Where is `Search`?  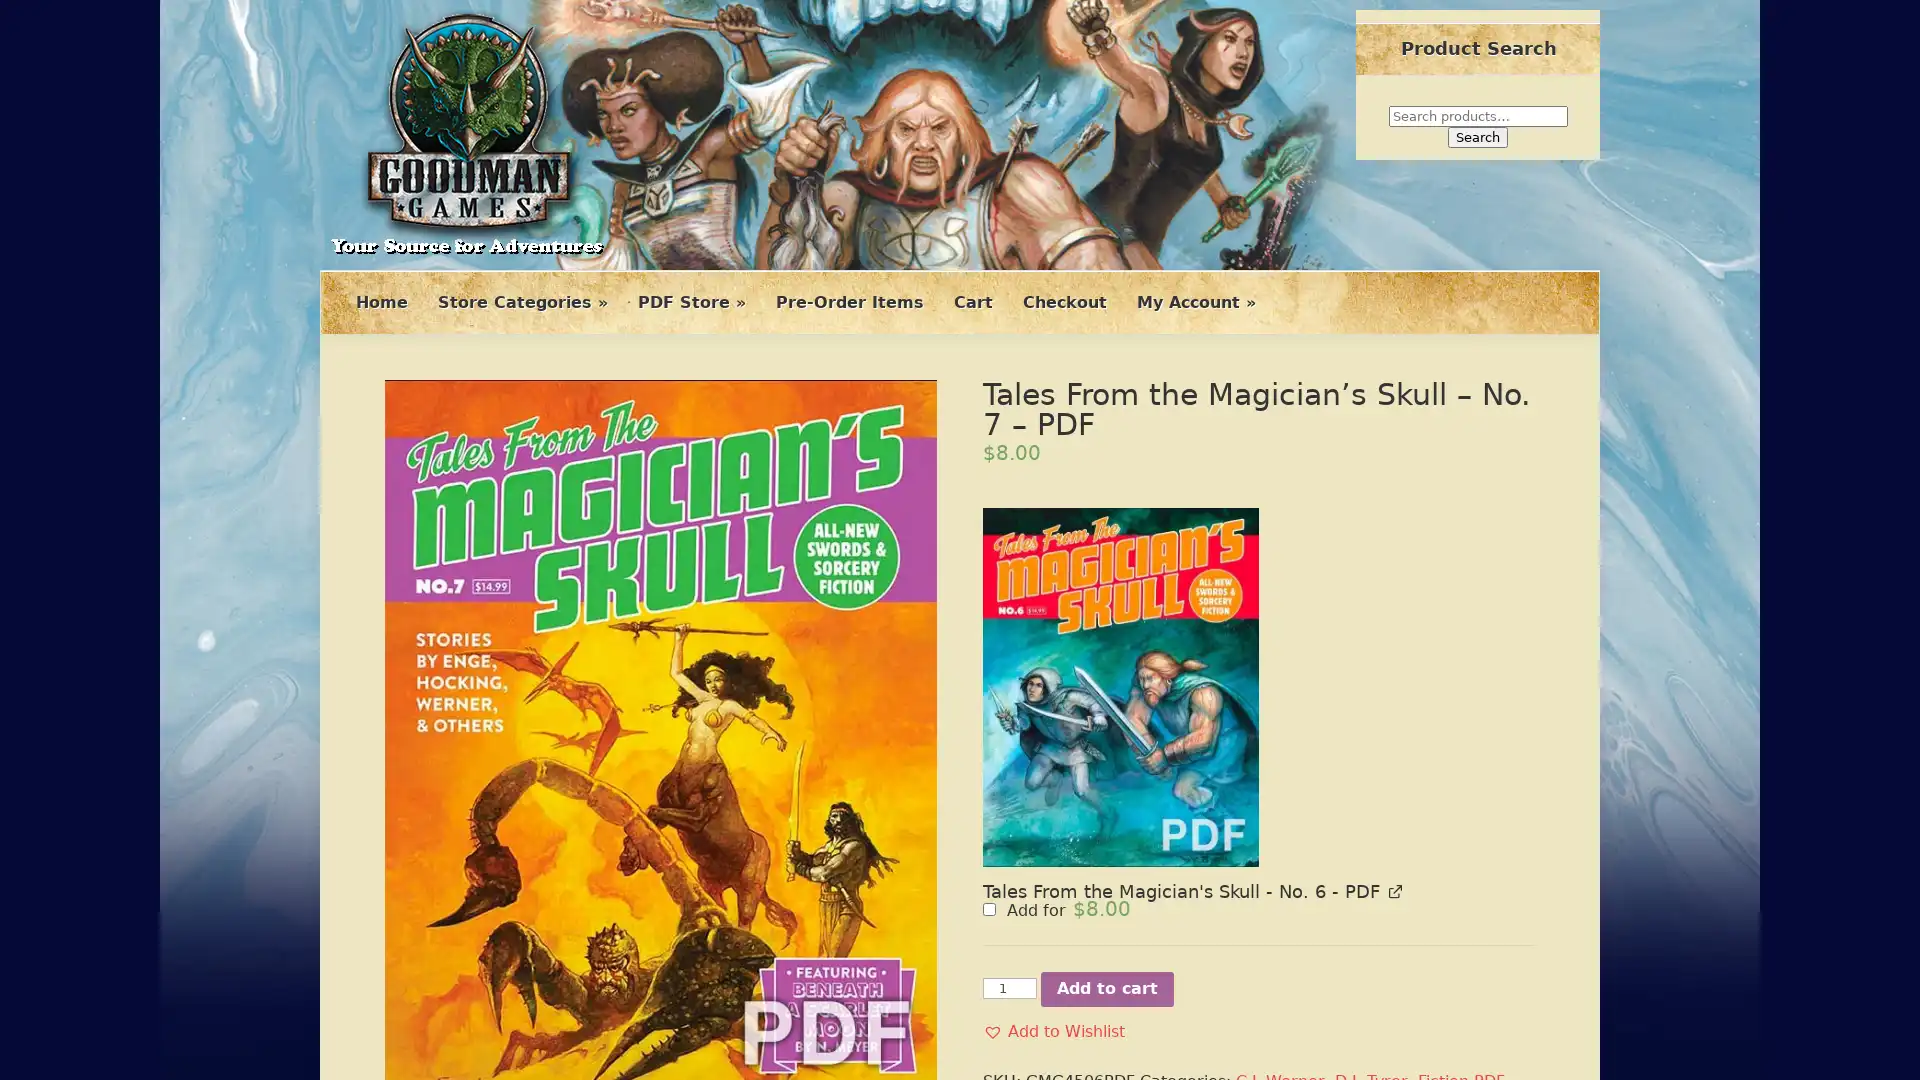
Search is located at coordinates (1478, 136).